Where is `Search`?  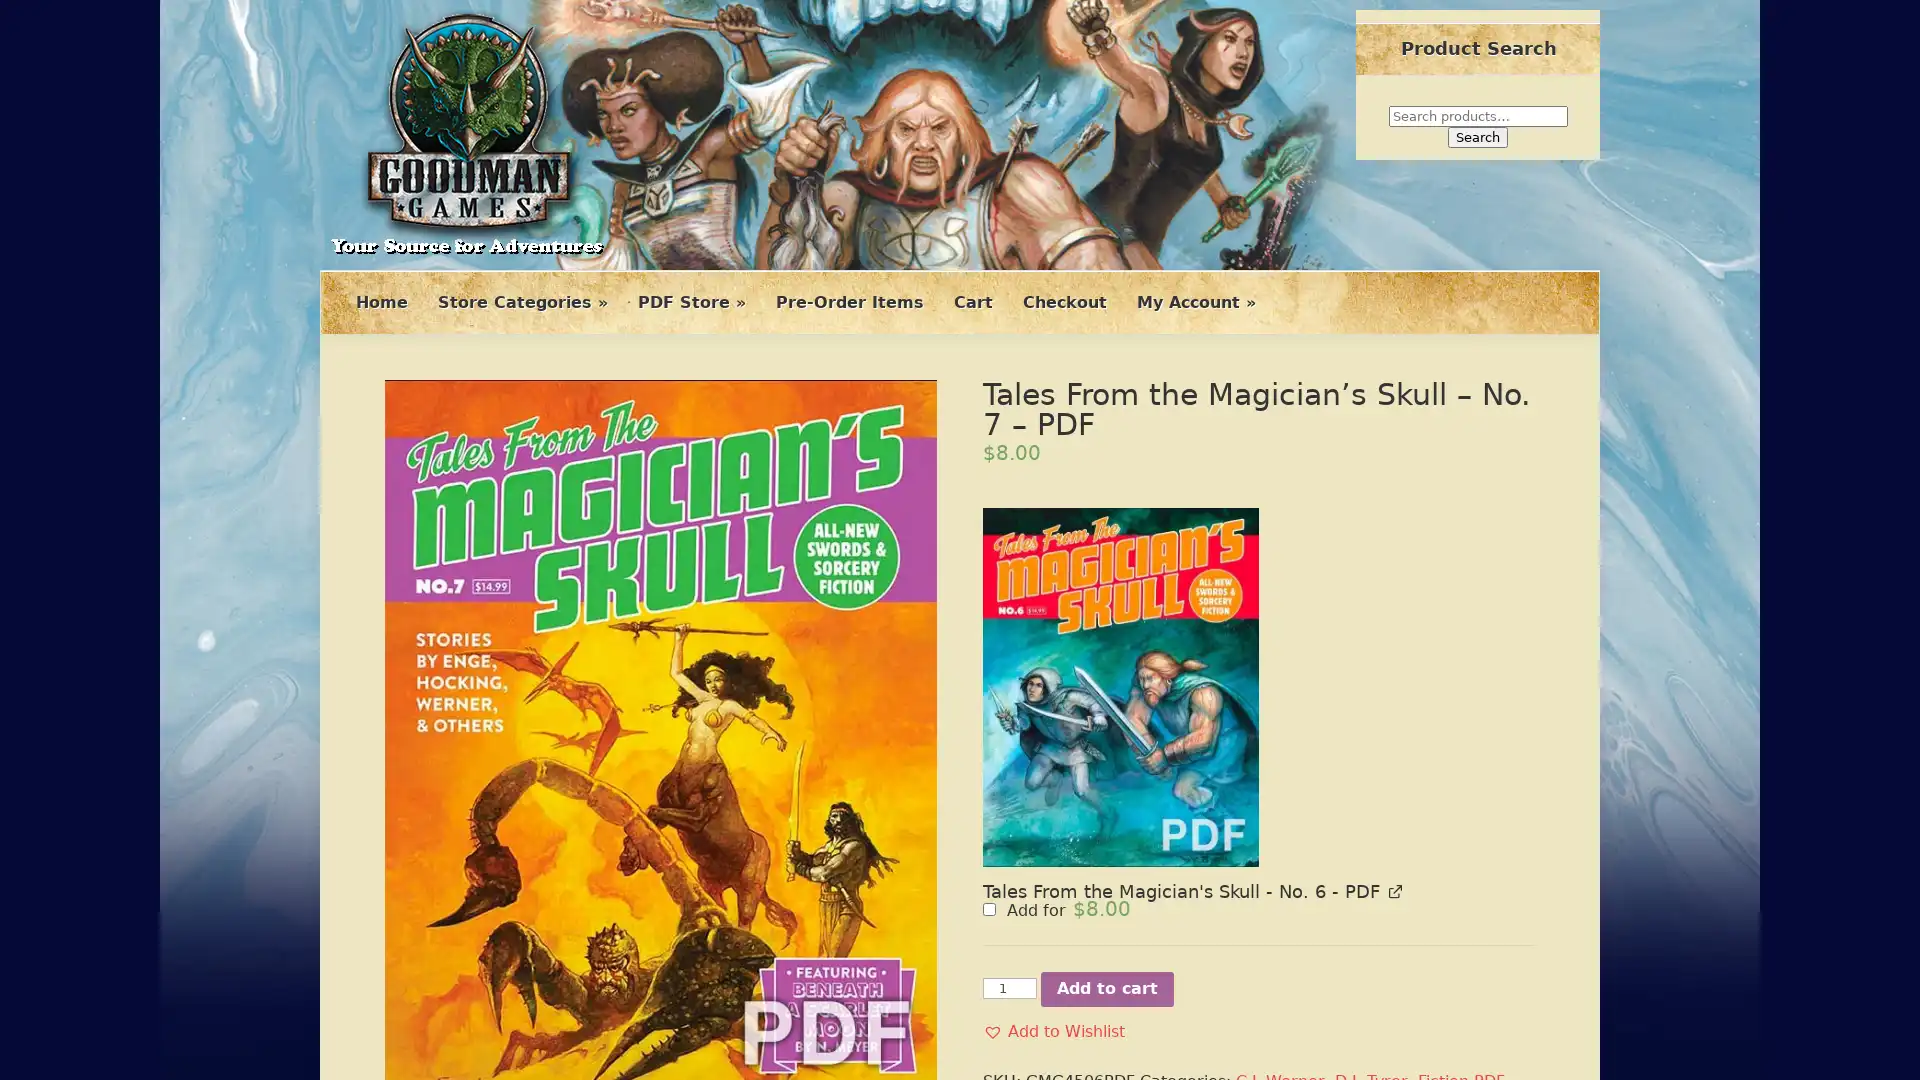
Search is located at coordinates (1478, 136).